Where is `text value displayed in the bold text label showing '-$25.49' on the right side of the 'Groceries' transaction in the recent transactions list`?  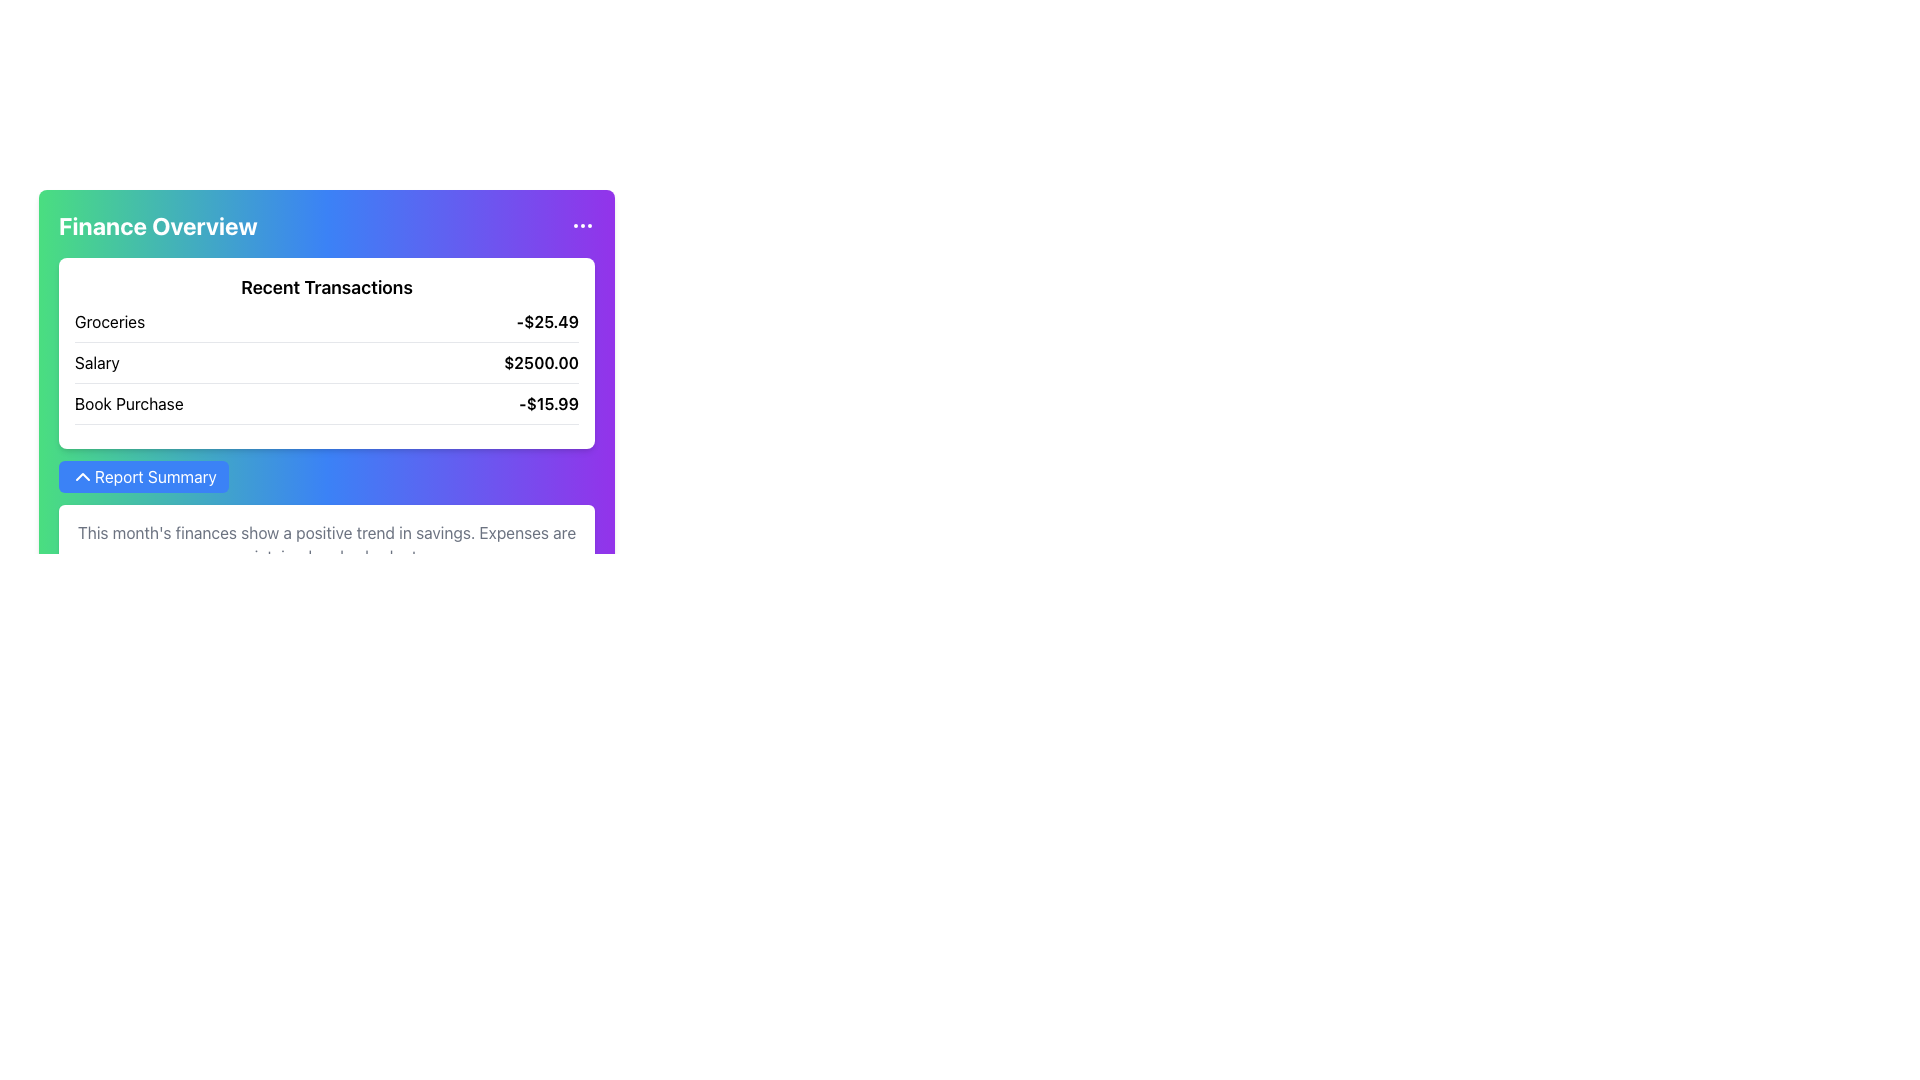 text value displayed in the bold text label showing '-$25.49' on the right side of the 'Groceries' transaction in the recent transactions list is located at coordinates (547, 320).